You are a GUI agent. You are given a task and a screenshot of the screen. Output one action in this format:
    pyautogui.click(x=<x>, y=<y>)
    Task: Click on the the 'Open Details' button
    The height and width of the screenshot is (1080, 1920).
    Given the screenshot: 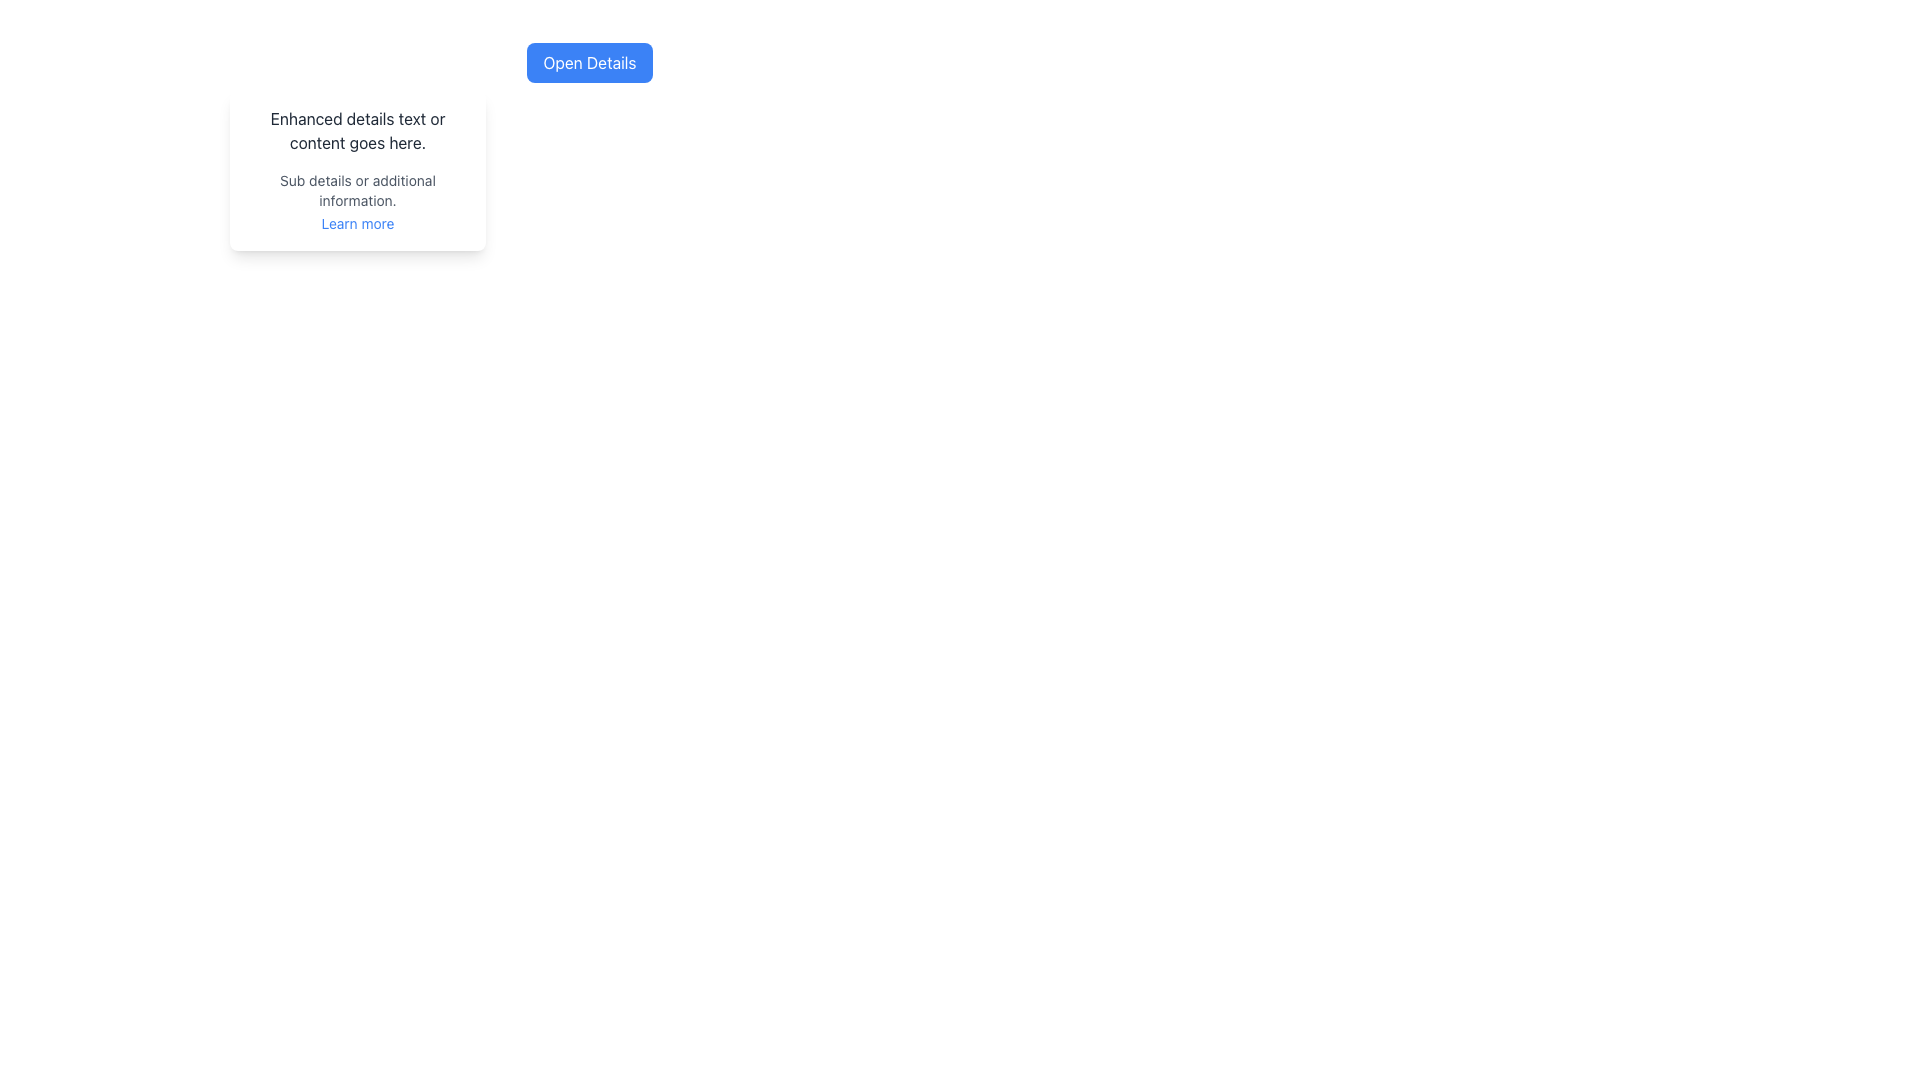 What is the action you would take?
    pyautogui.click(x=589, y=61)
    